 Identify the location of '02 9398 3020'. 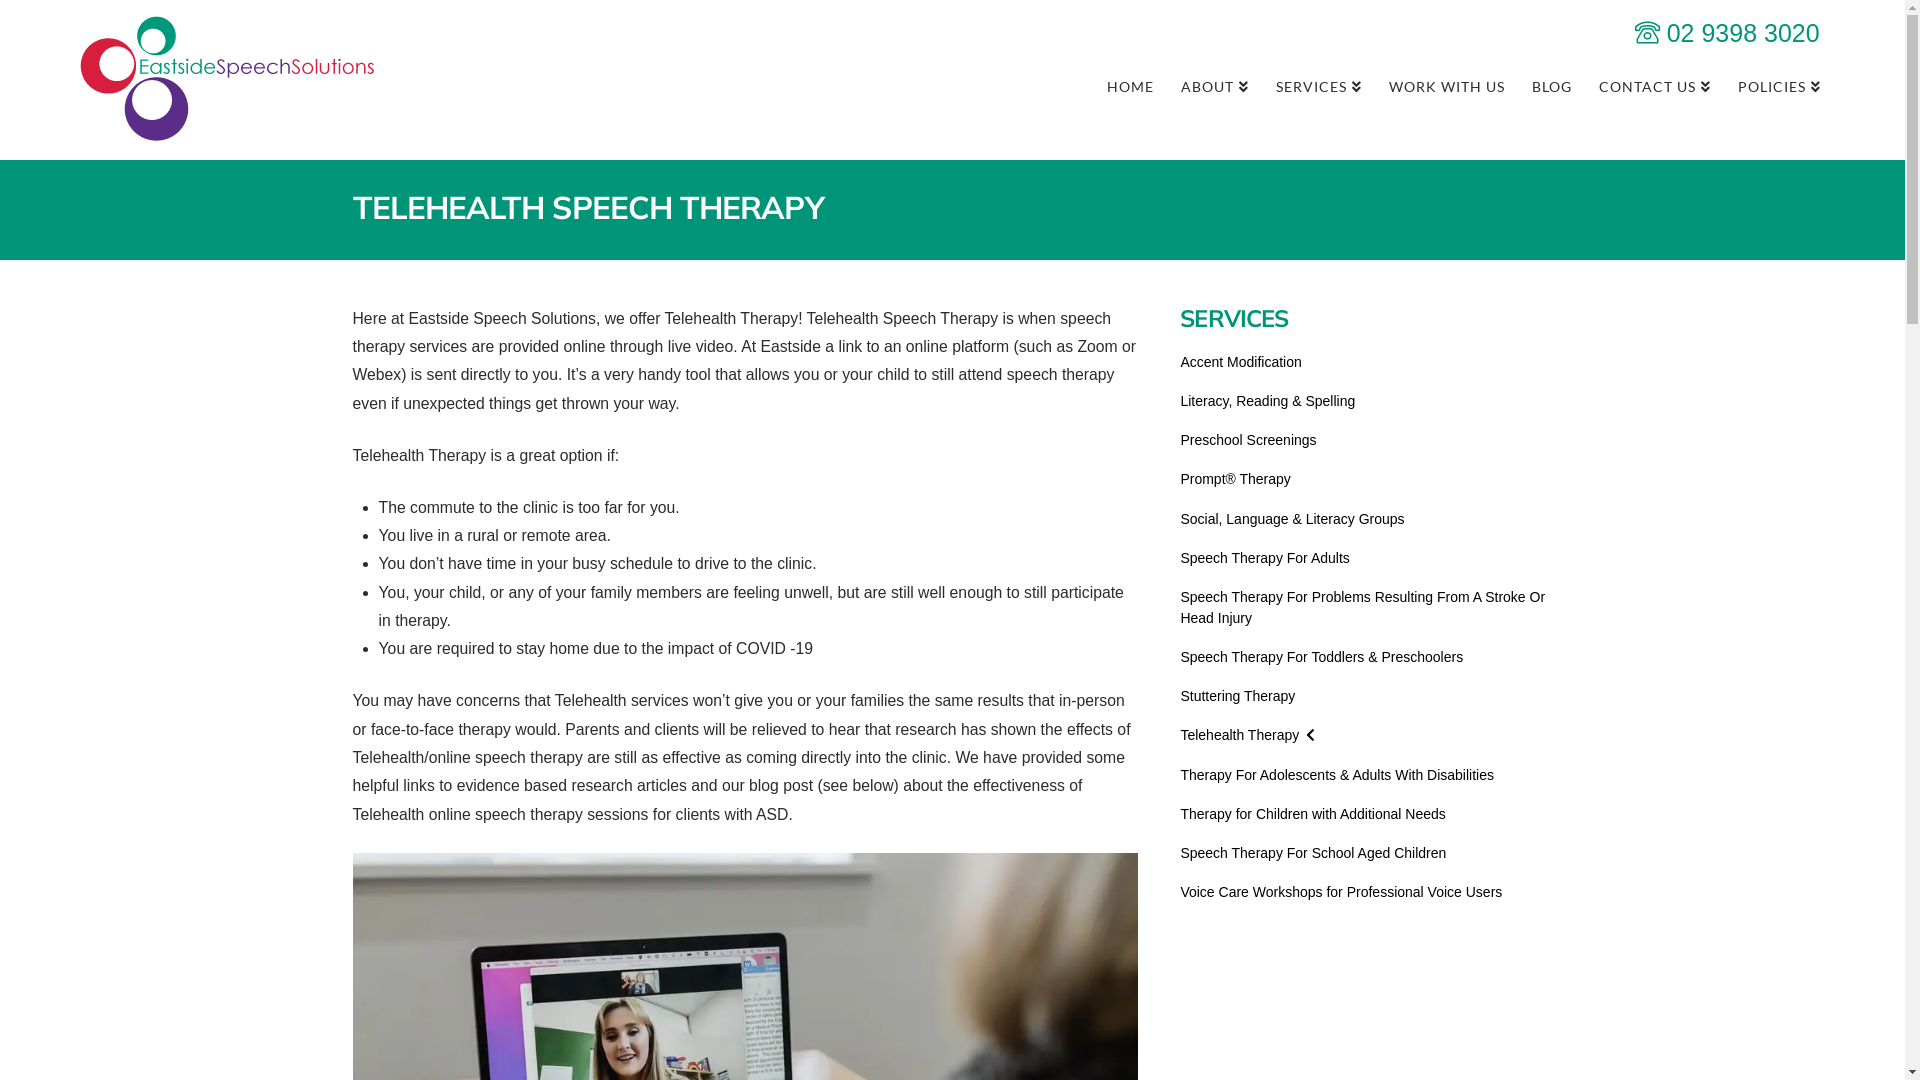
(1726, 33).